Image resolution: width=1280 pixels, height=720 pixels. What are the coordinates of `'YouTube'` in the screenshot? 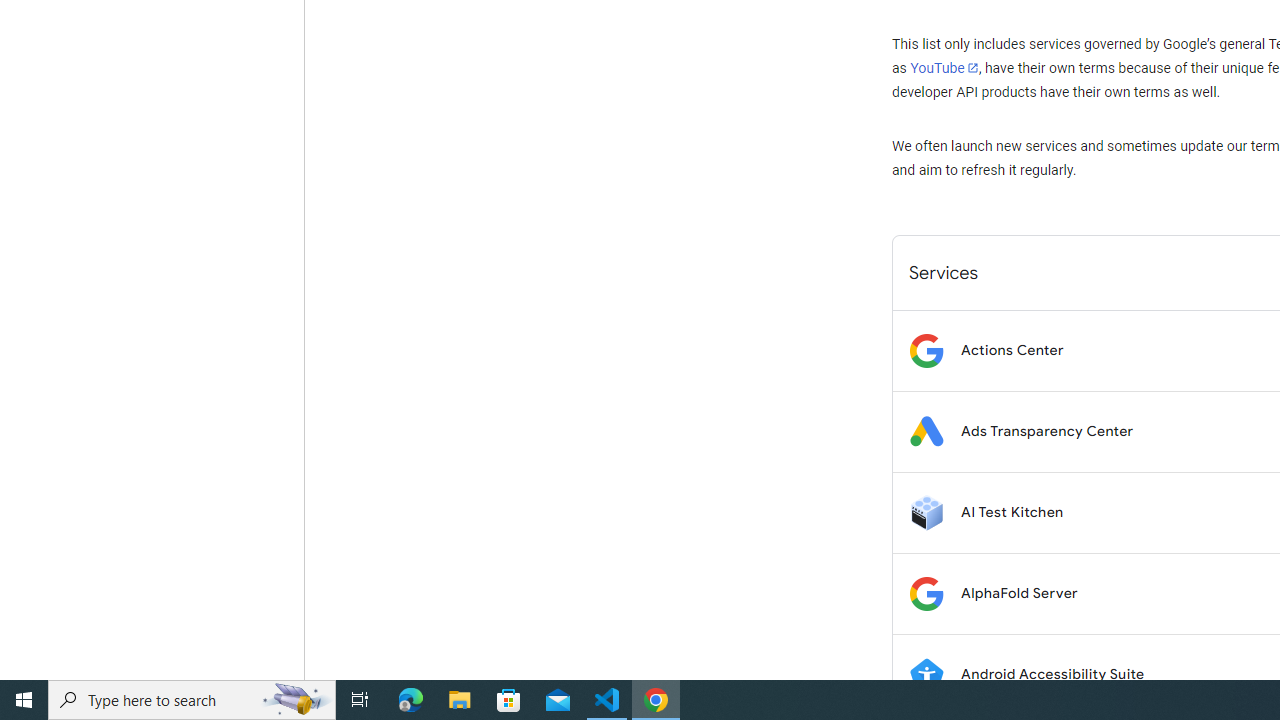 It's located at (943, 67).